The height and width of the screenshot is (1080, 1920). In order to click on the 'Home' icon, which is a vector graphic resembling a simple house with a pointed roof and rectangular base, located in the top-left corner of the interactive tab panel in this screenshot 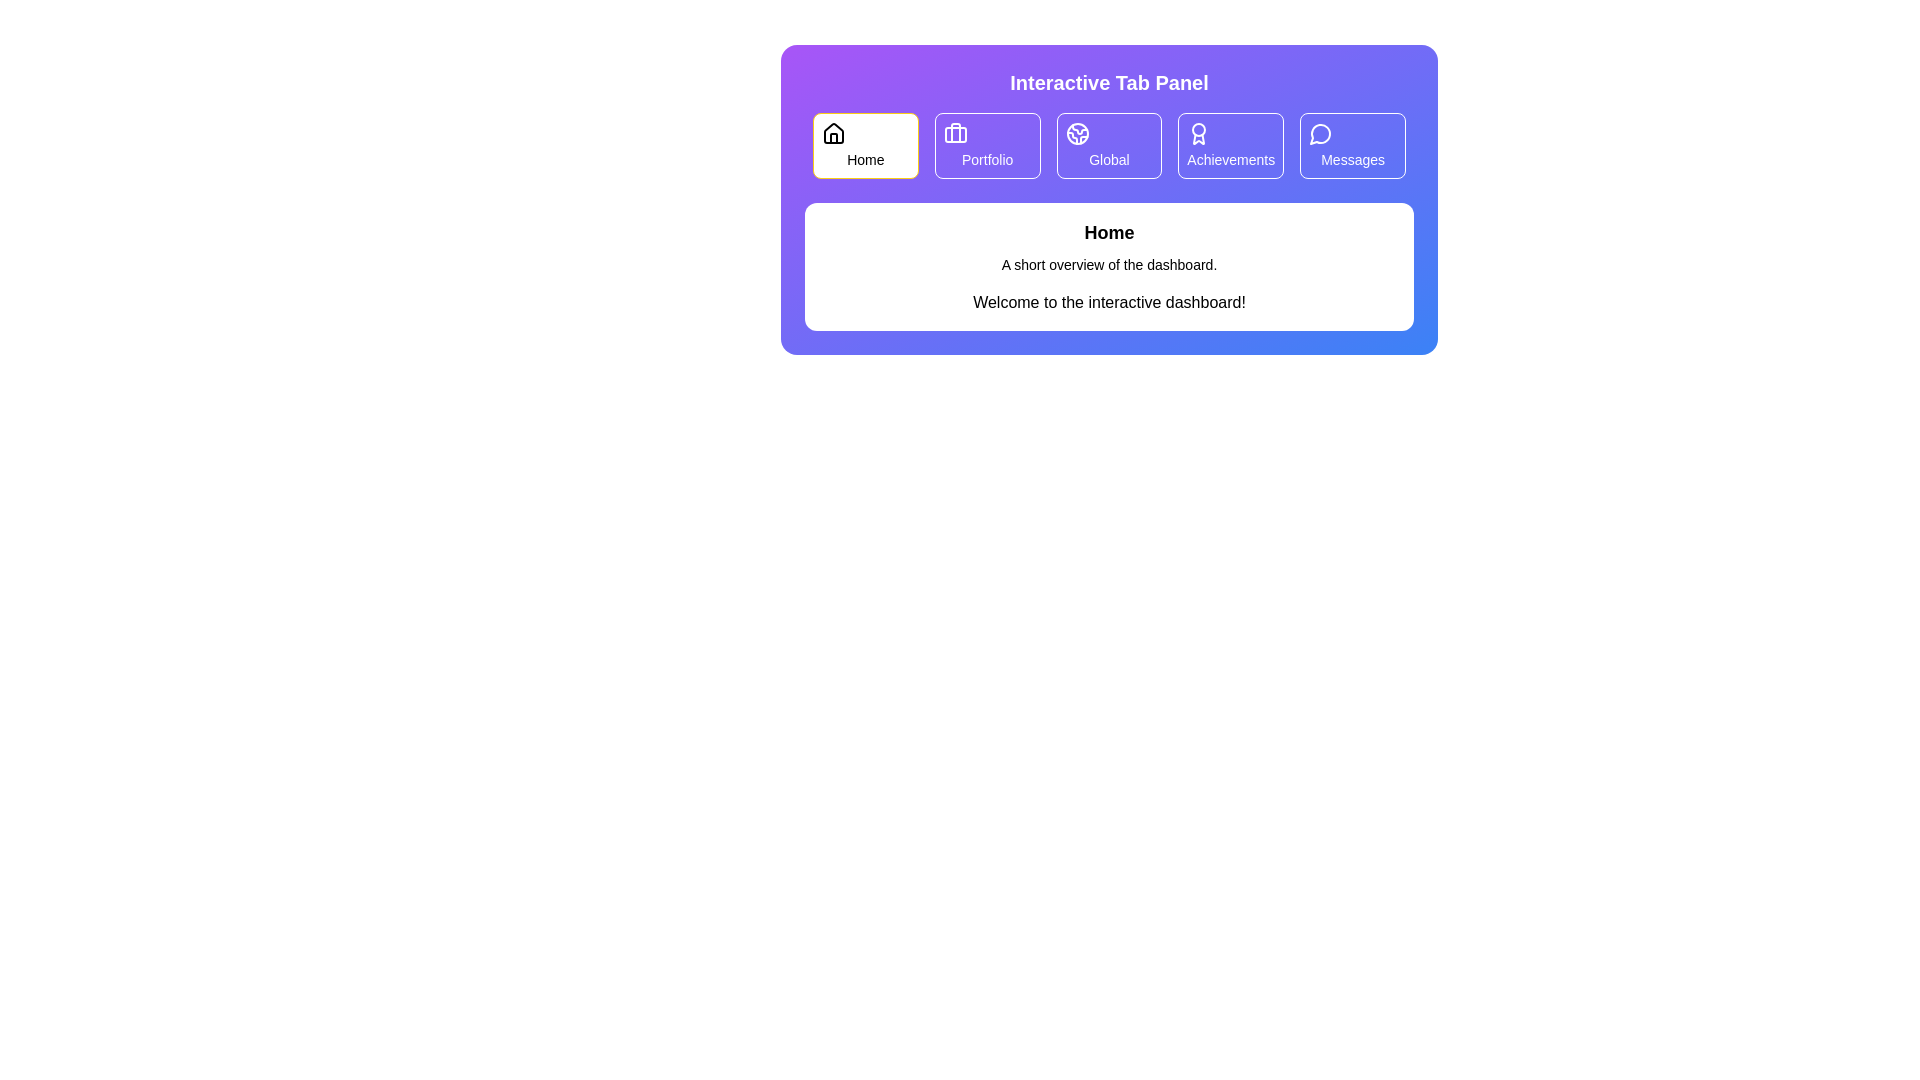, I will do `click(834, 134)`.